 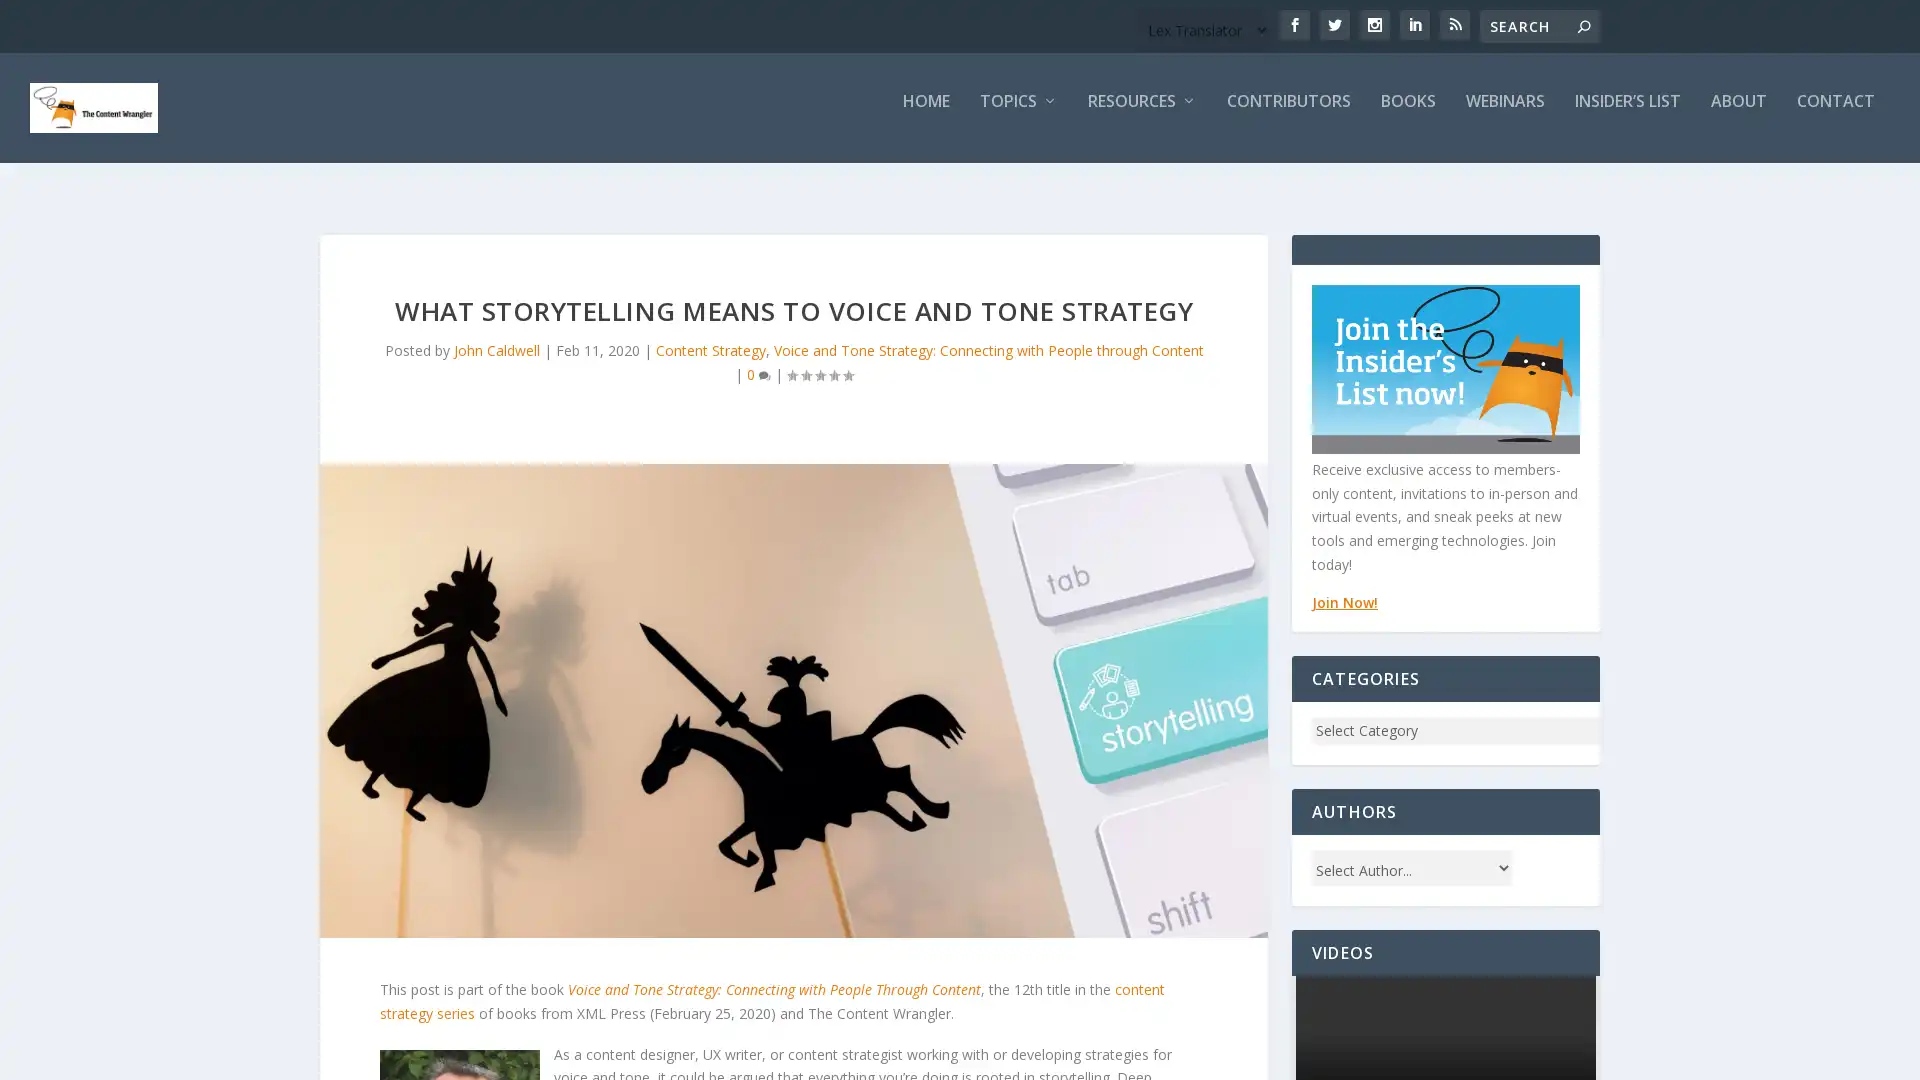 I want to click on Log In, so click(x=415, y=779).